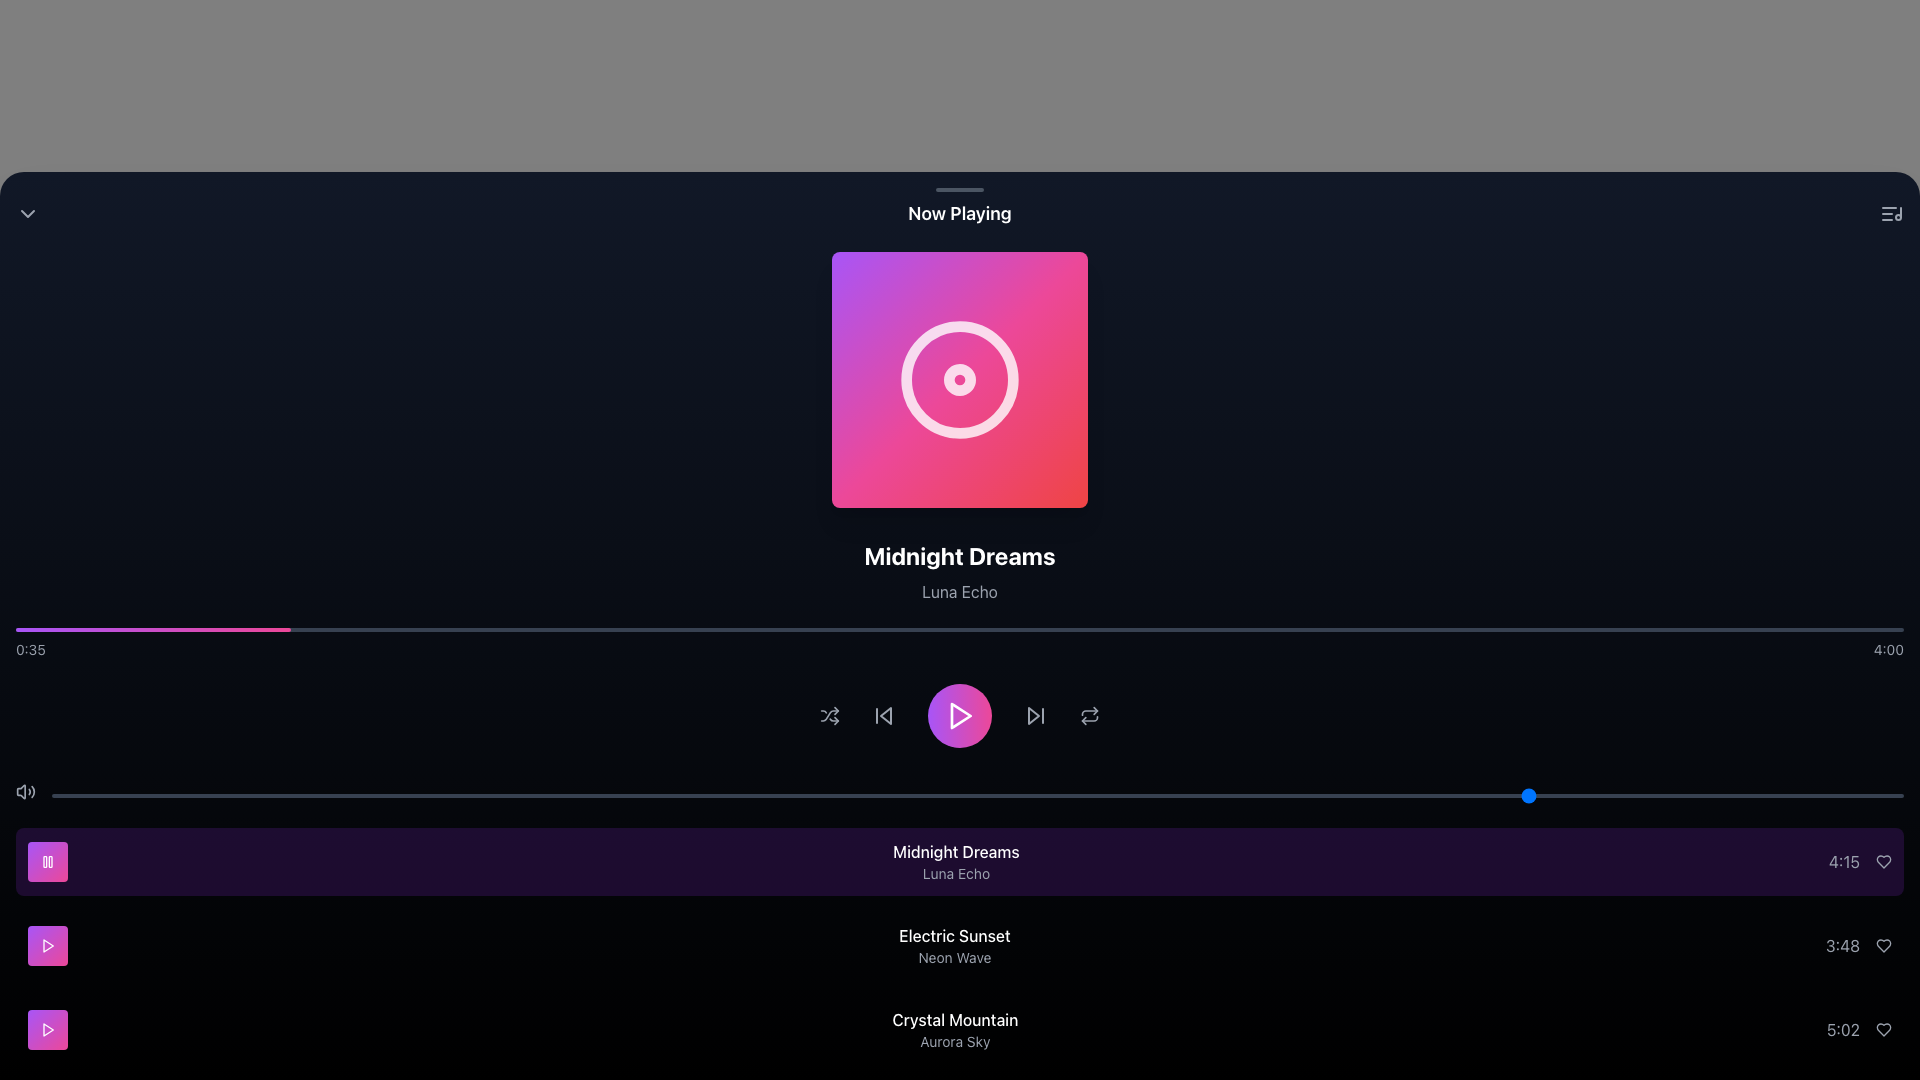  I want to click on the circular button with a gradient background and a white play triangle icon, located in the bottom-left part of the interface within the row for 'Electric Sunset' by 'Neon Wave', so click(48, 945).